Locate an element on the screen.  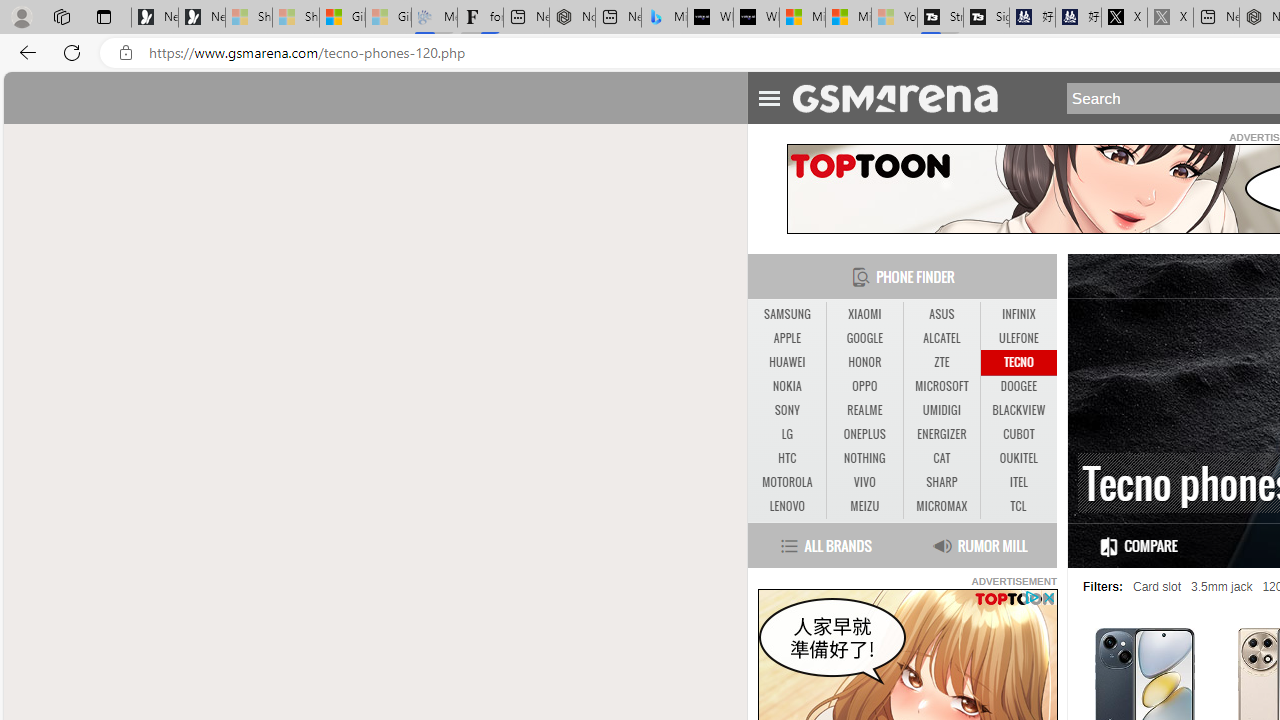
'UMIDIGI' is located at coordinates (940, 409).